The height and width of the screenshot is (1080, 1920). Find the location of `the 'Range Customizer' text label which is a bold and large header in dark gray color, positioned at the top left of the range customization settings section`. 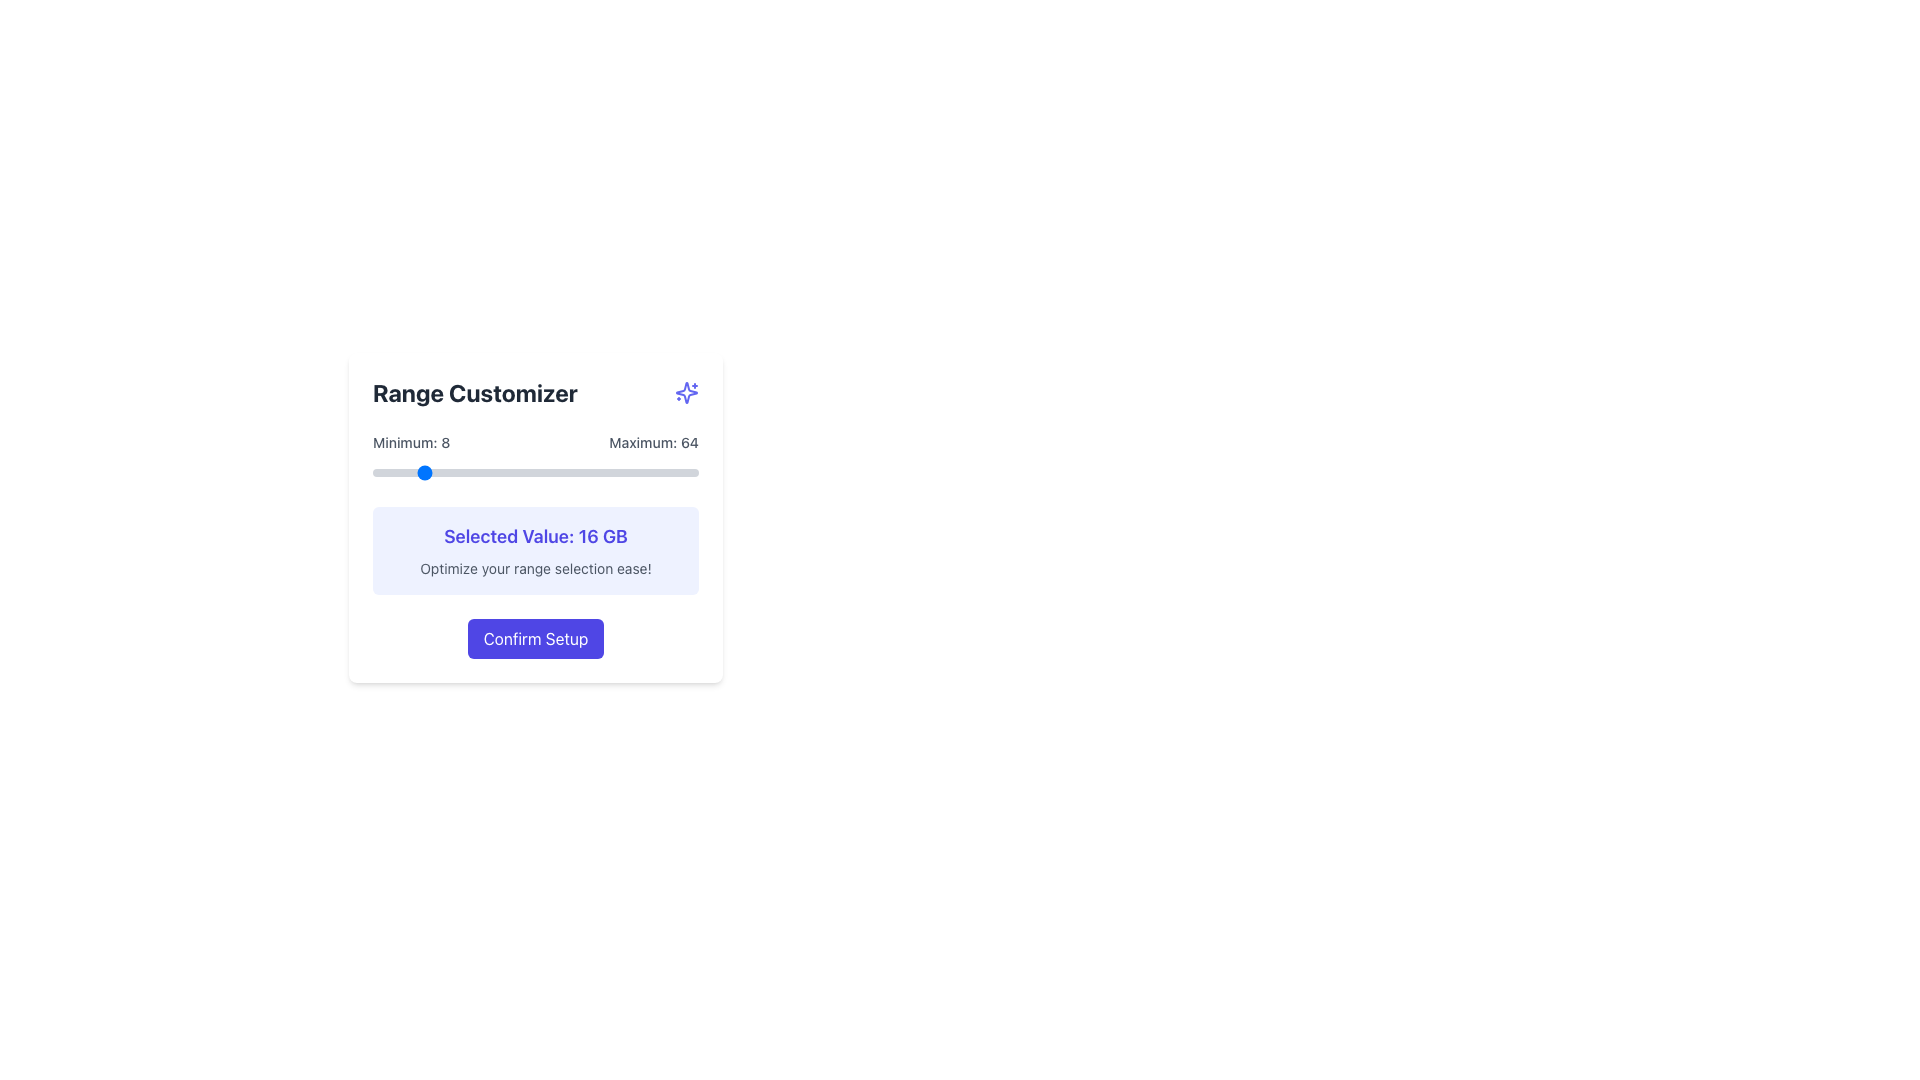

the 'Range Customizer' text label which is a bold and large header in dark gray color, positioned at the top left of the range customization settings section is located at coordinates (474, 393).